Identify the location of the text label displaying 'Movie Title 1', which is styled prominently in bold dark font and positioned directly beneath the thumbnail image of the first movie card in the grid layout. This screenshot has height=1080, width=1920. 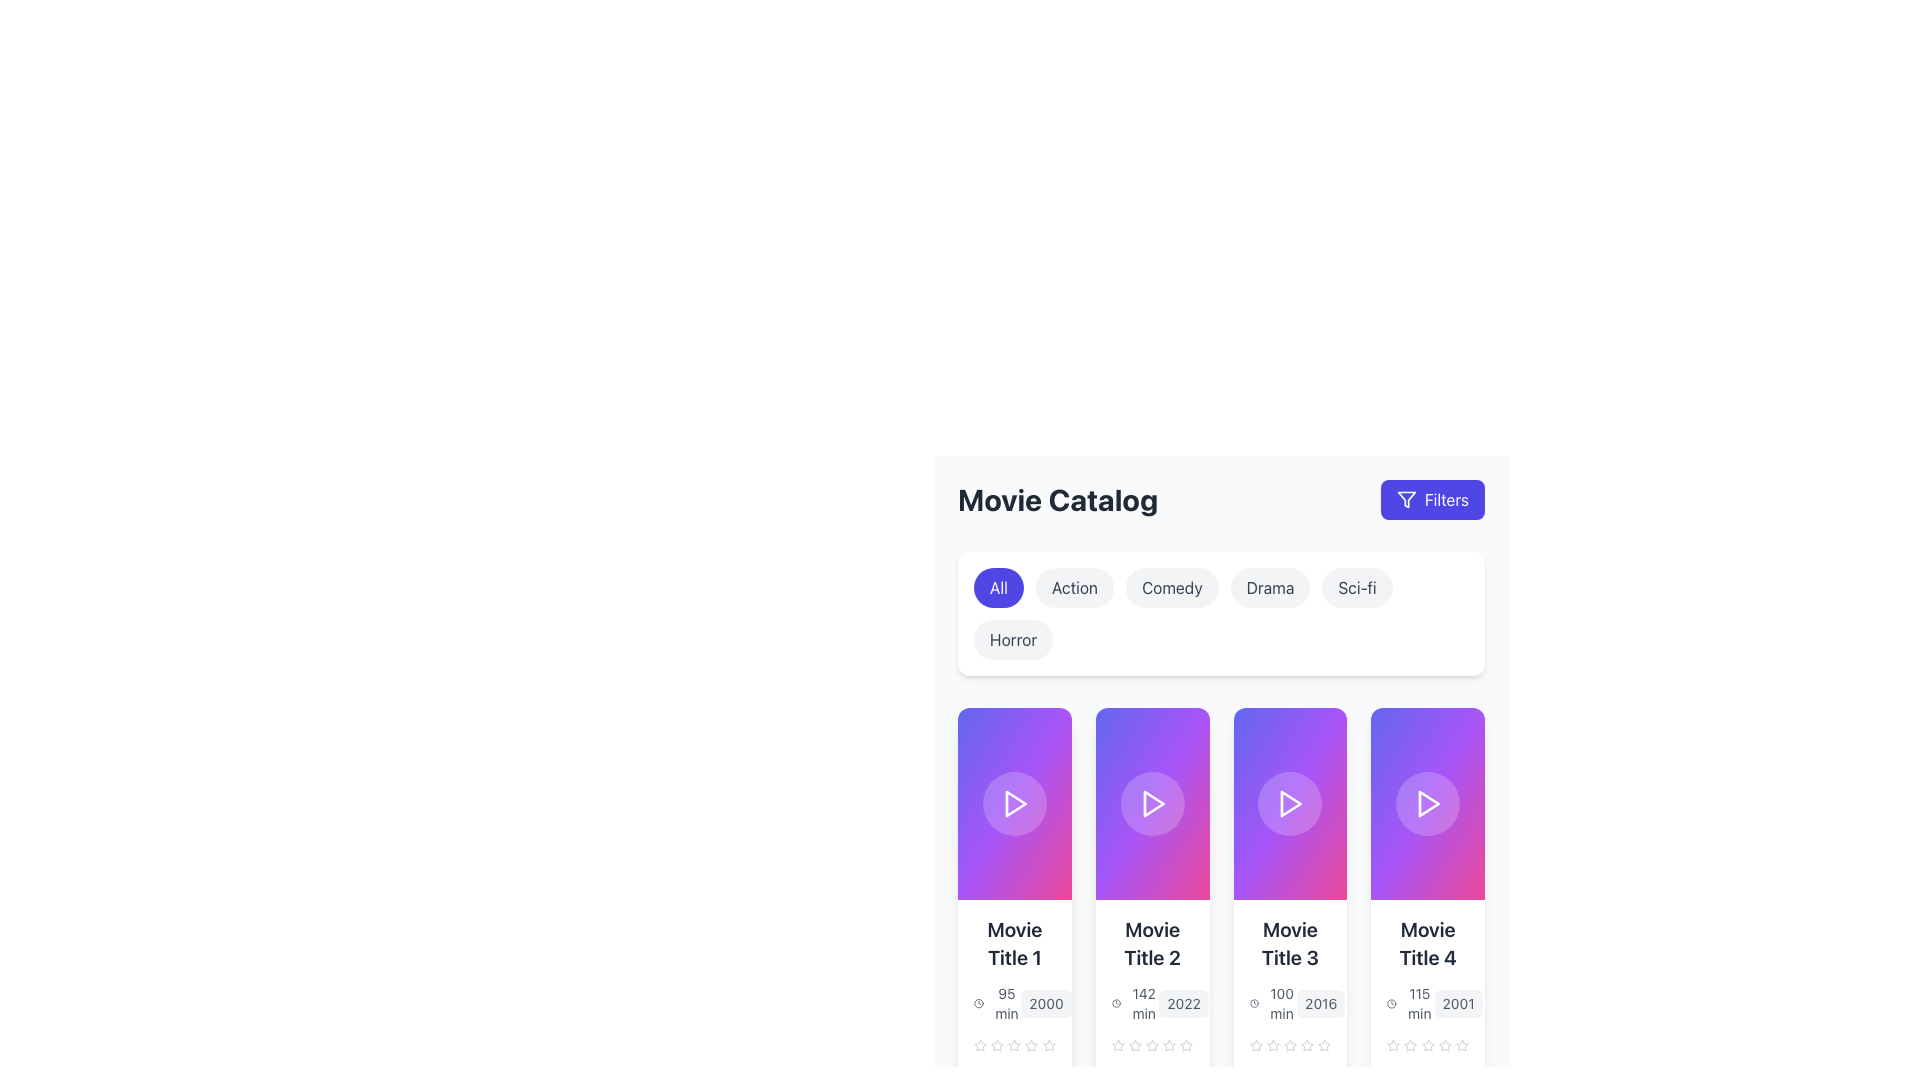
(1014, 944).